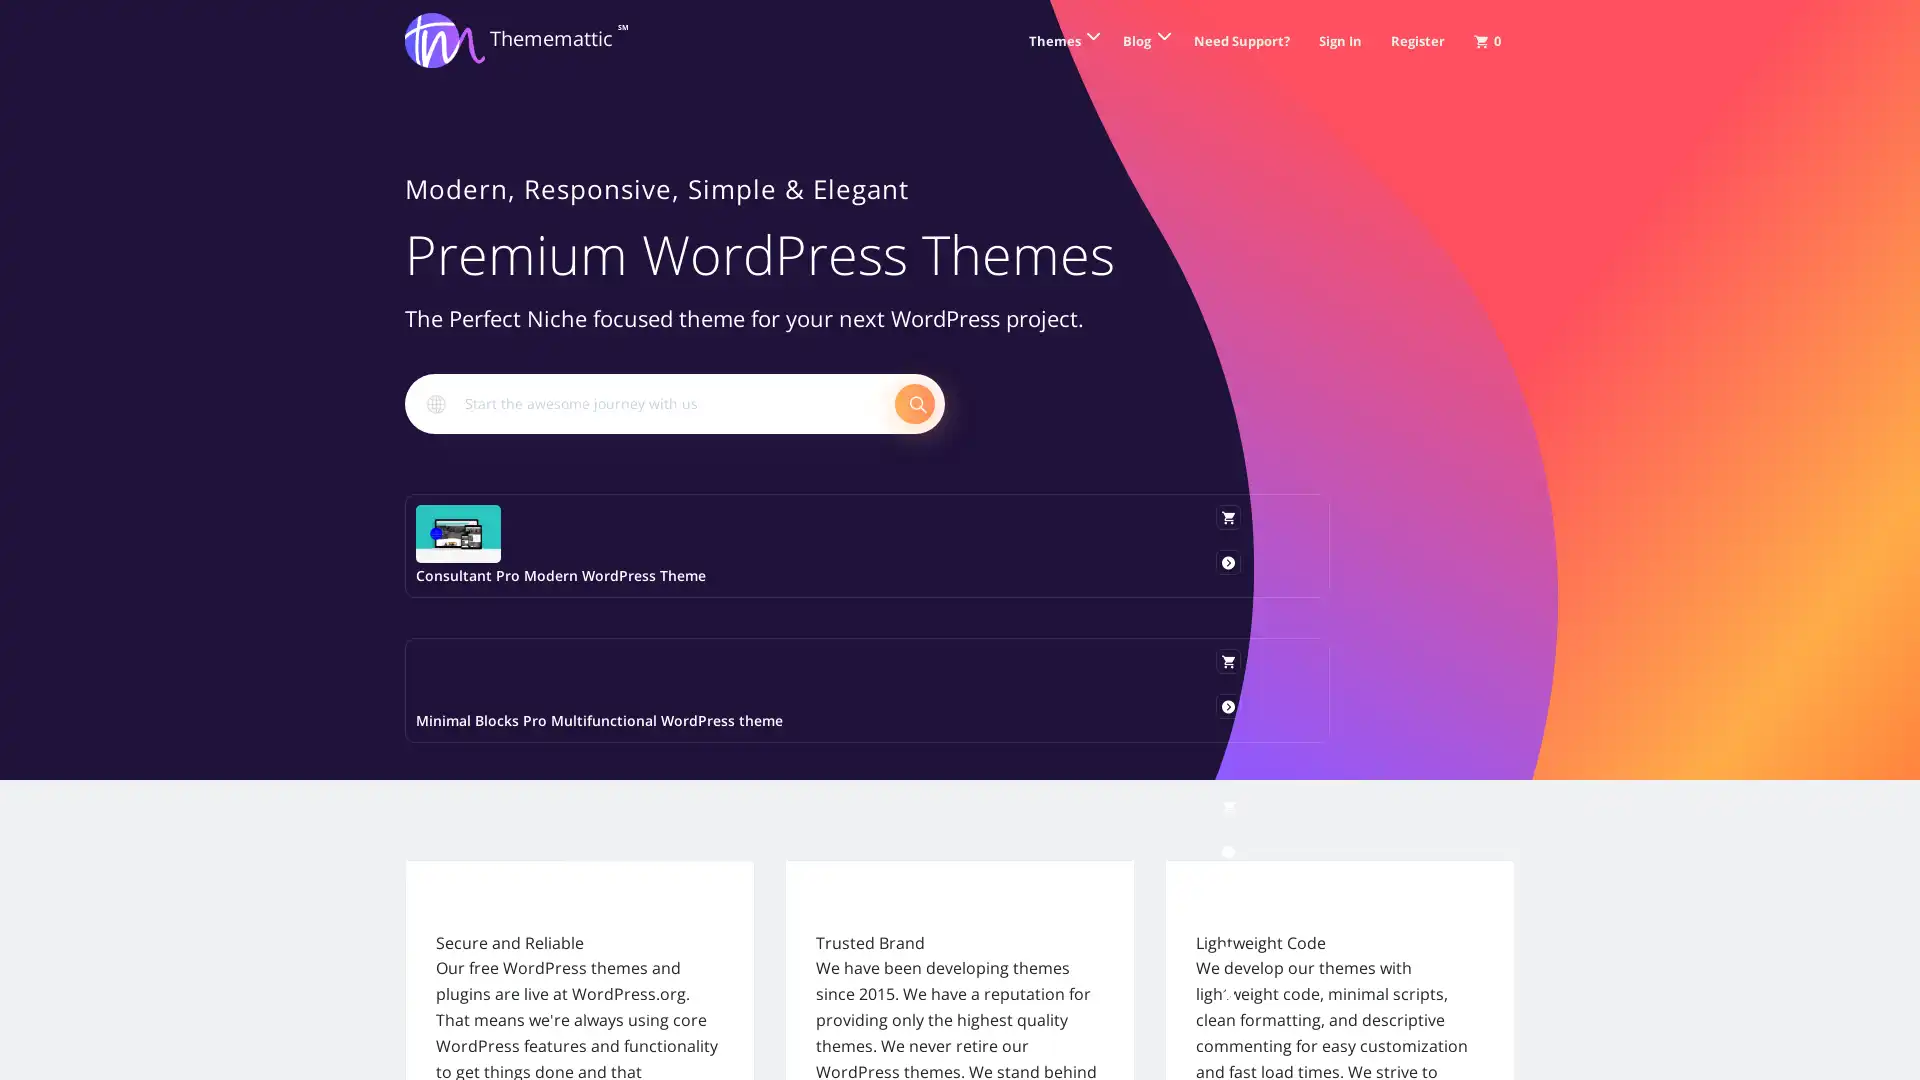  What do you see at coordinates (914, 402) in the screenshot?
I see `search` at bounding box center [914, 402].